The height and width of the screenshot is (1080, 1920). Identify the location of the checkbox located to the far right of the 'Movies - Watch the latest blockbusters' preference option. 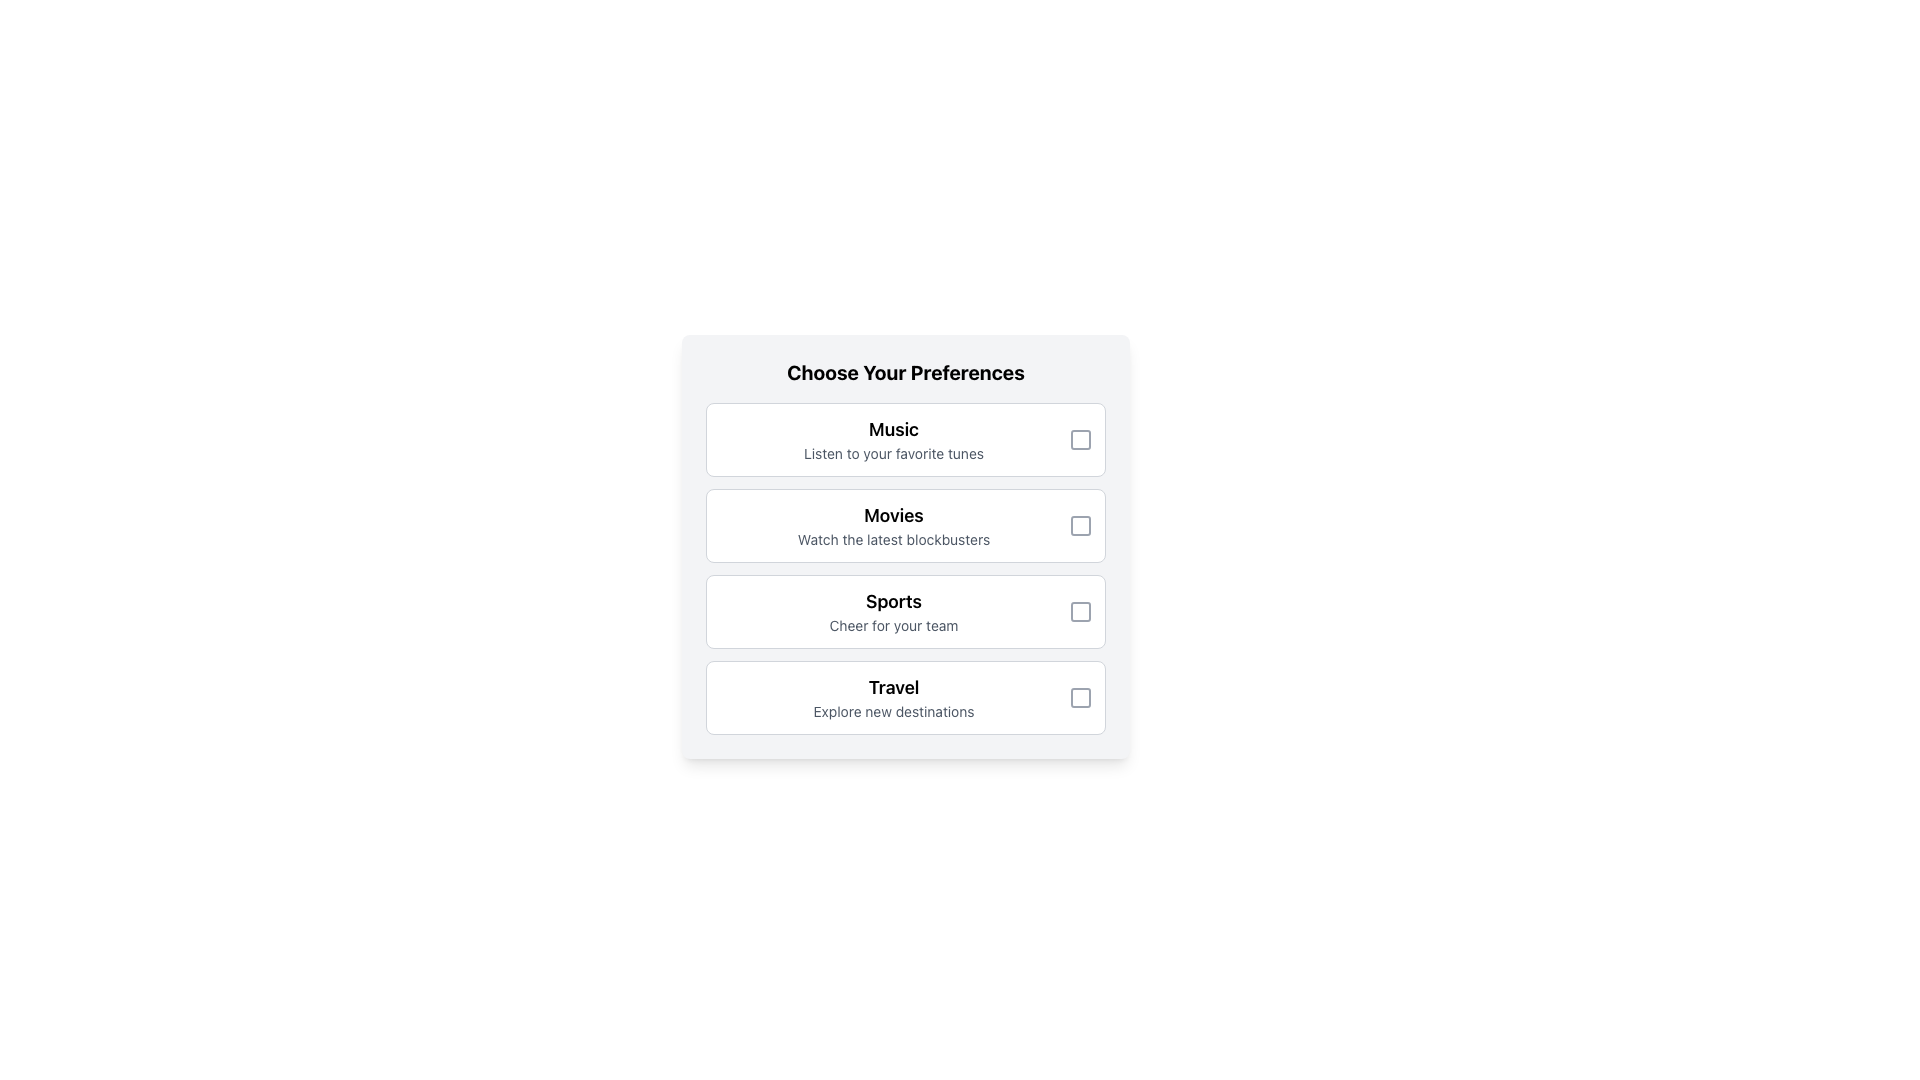
(1079, 524).